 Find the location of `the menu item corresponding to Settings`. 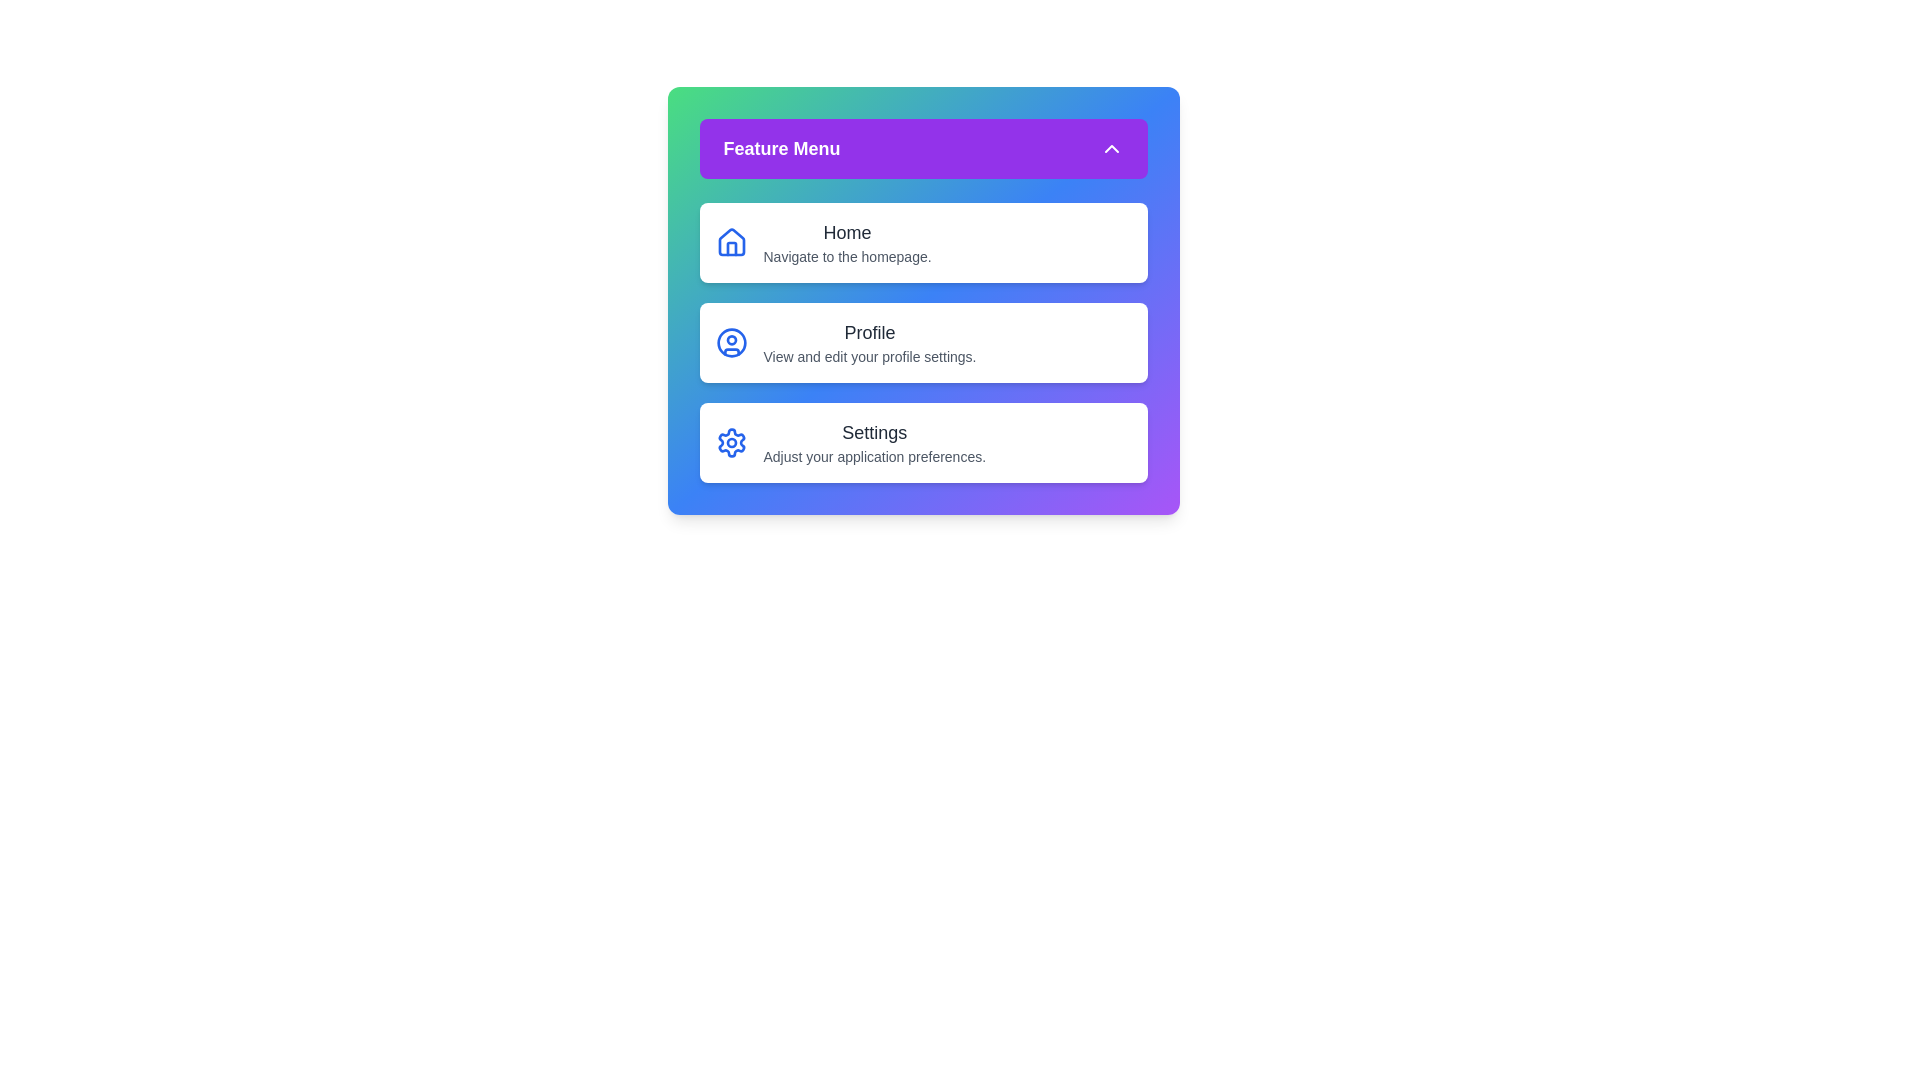

the menu item corresponding to Settings is located at coordinates (922, 442).